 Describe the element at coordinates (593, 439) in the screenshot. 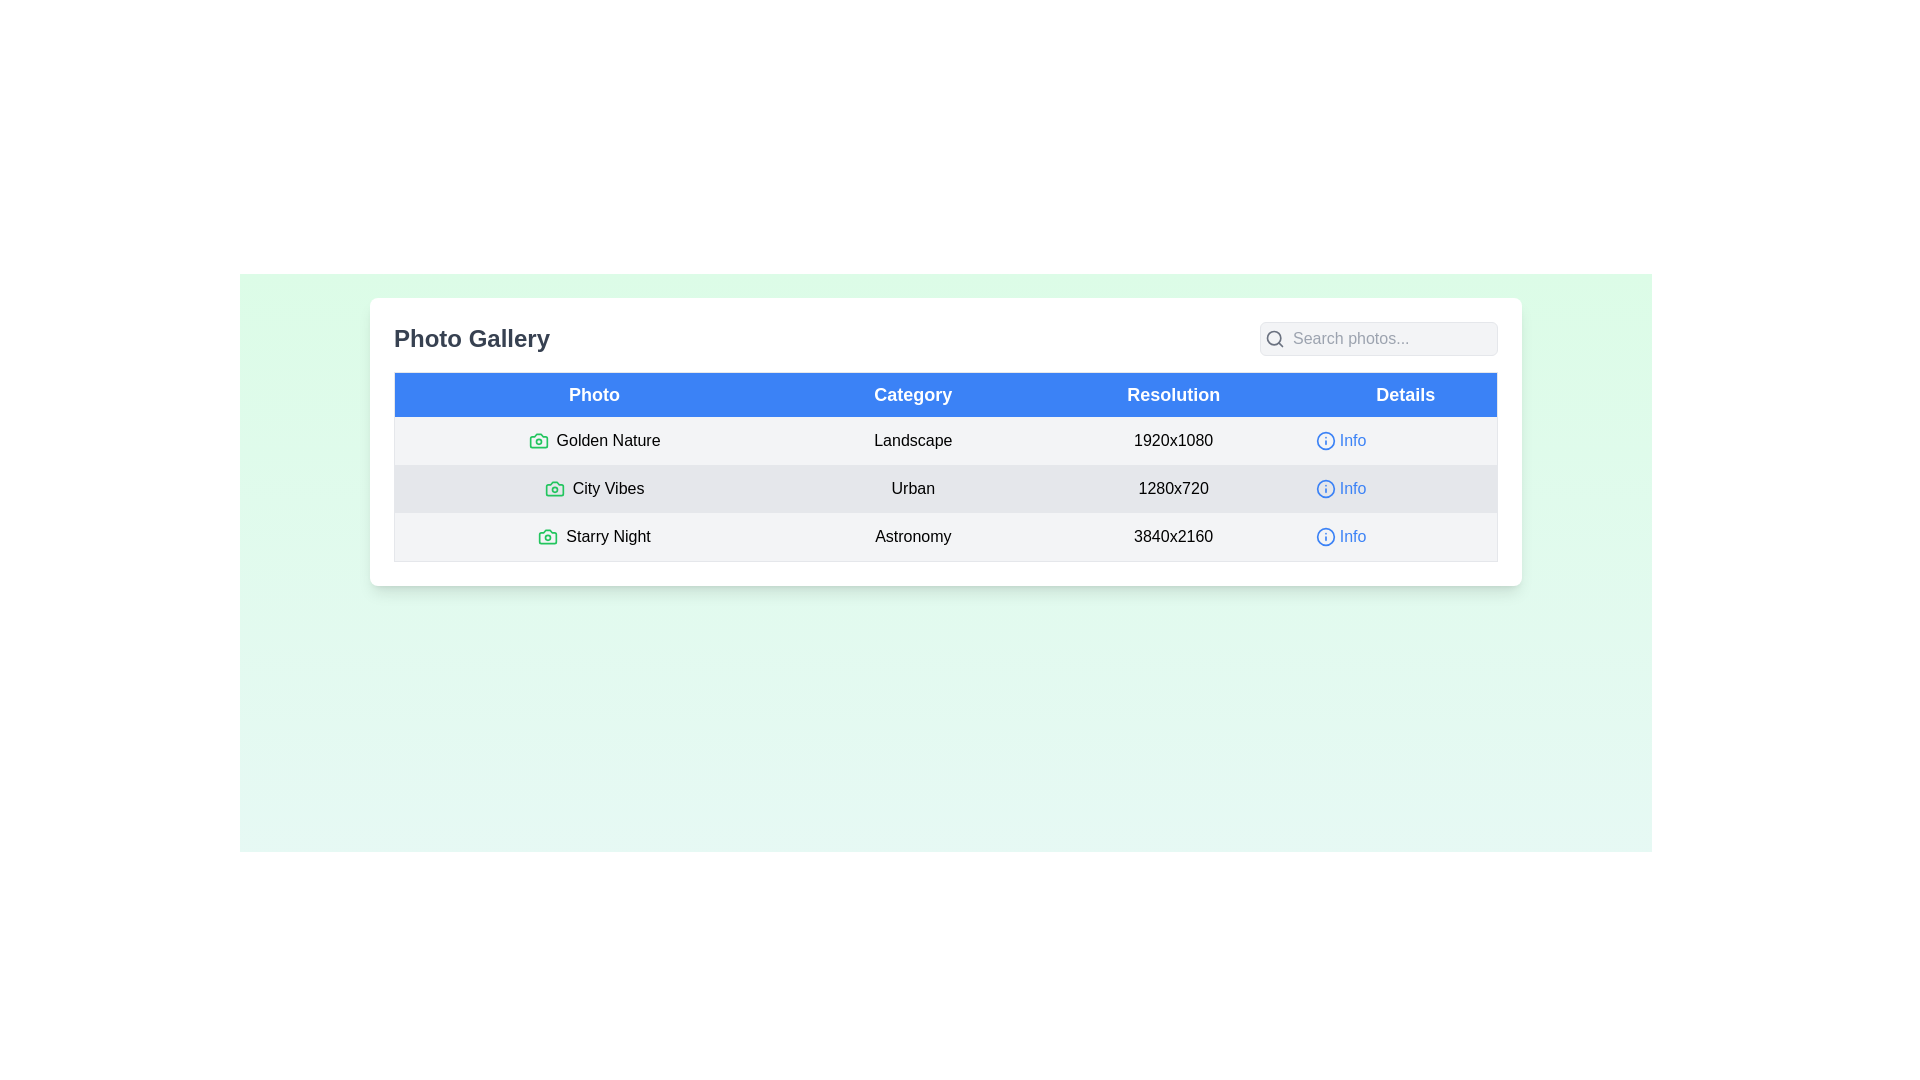

I see `the 'Golden Nature' text with the green camera icon in the first row of the 'Photo' column` at that location.